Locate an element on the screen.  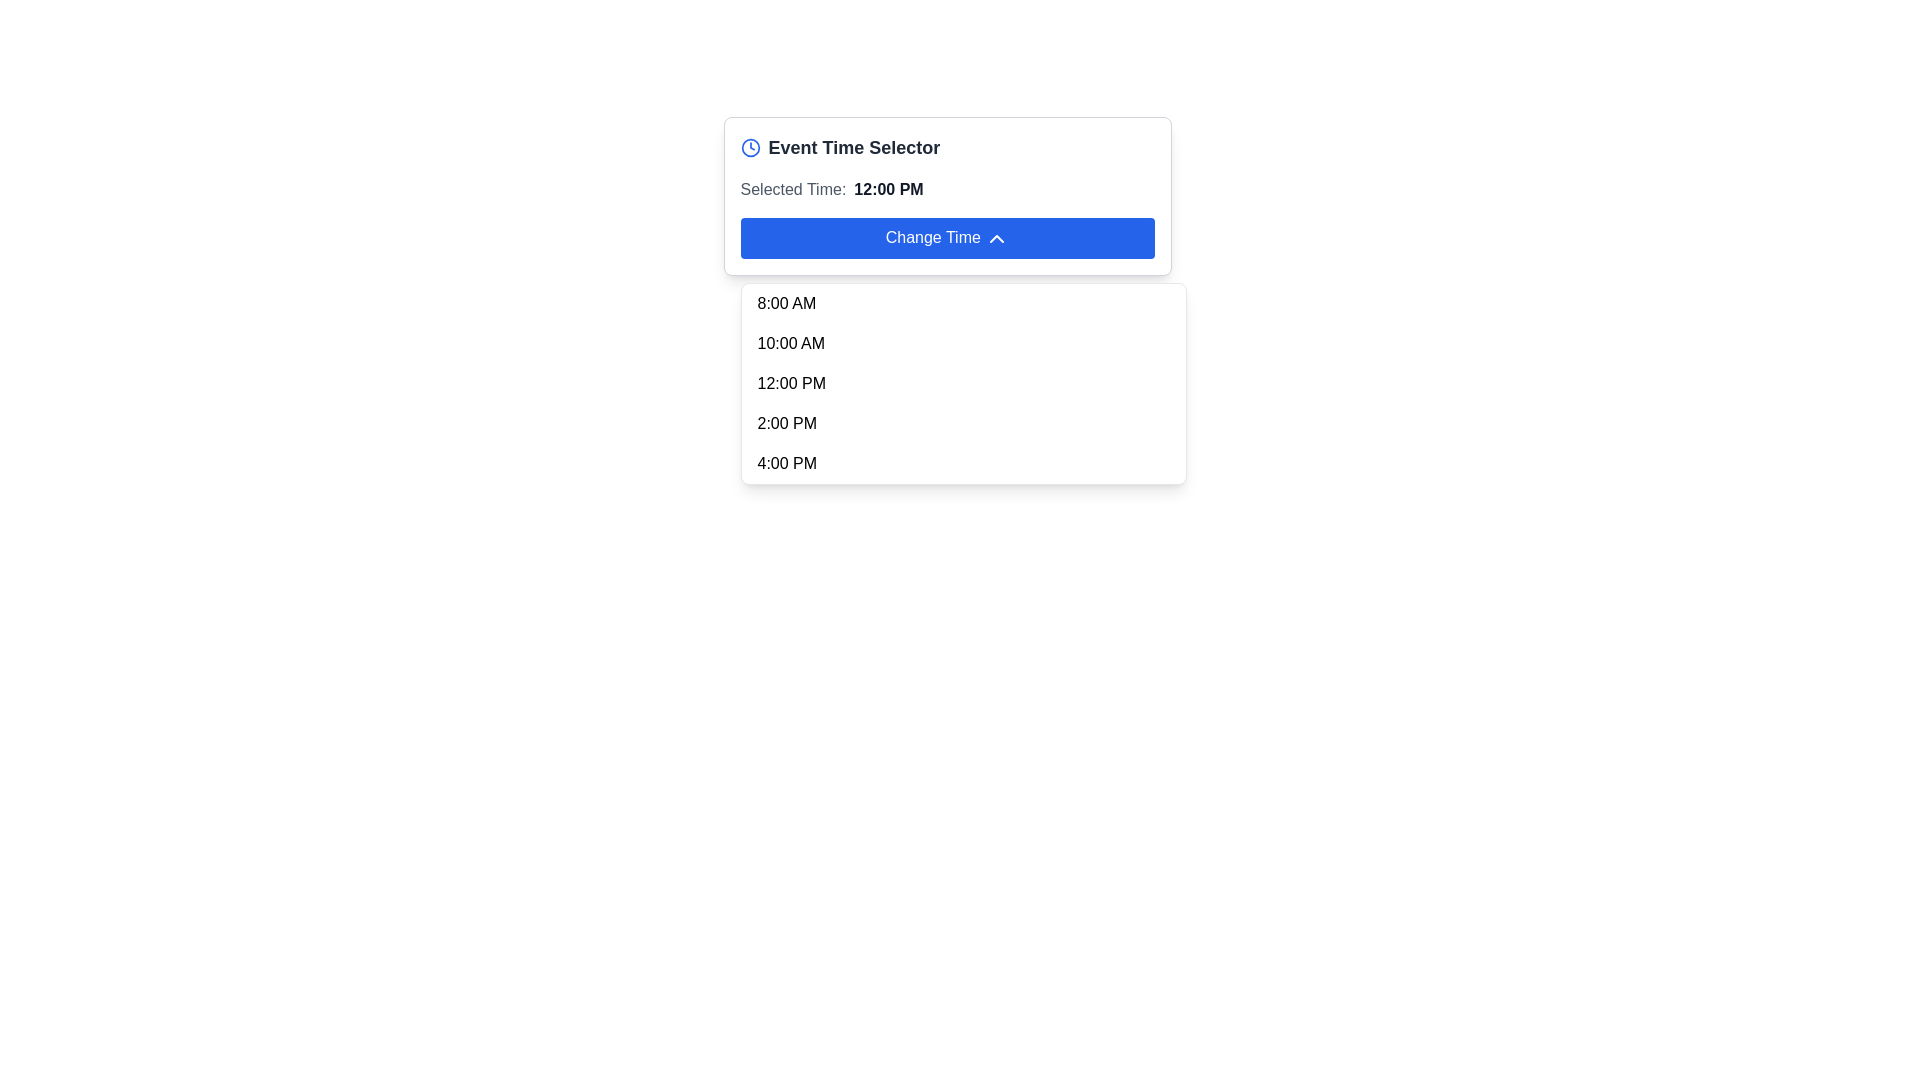
the upward chevron icon located on the right side of the 'Change Time' button is located at coordinates (997, 237).